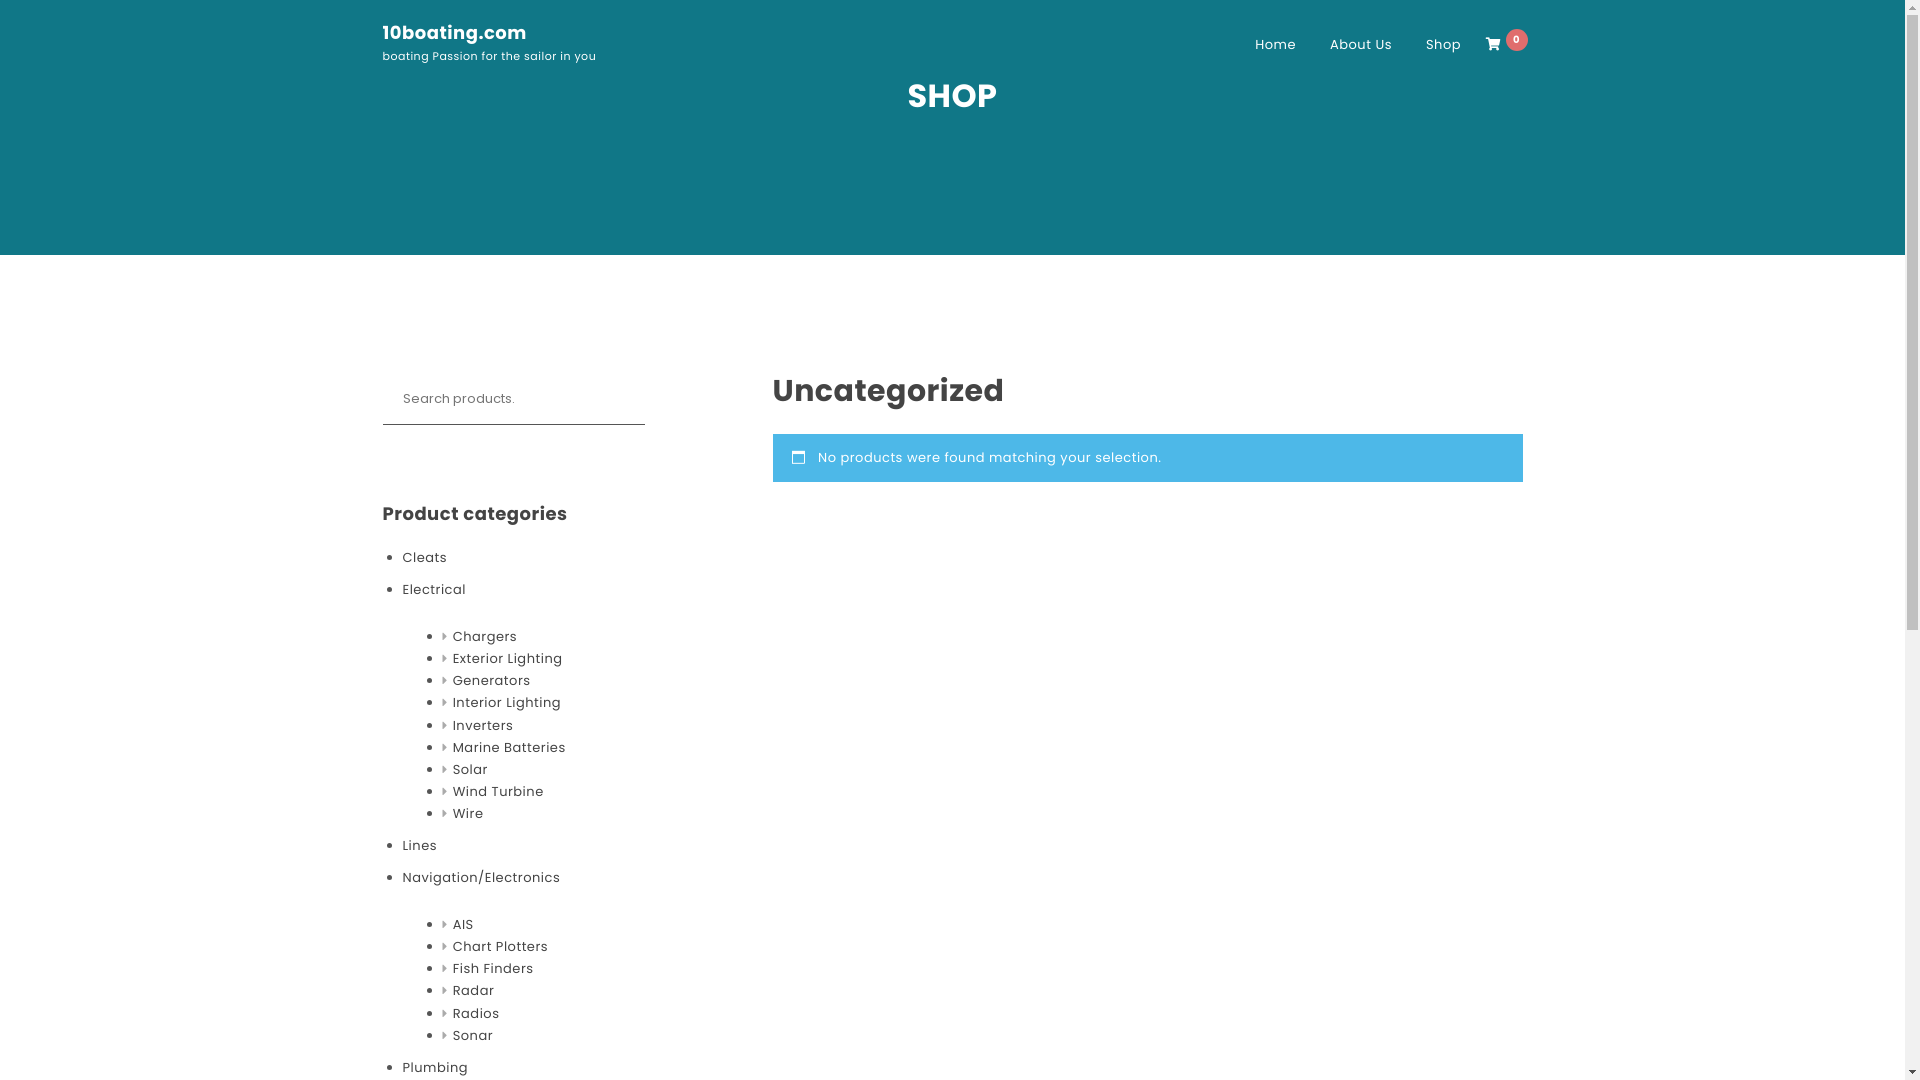  Describe the element at coordinates (432, 589) in the screenshot. I see `'Electrical'` at that location.